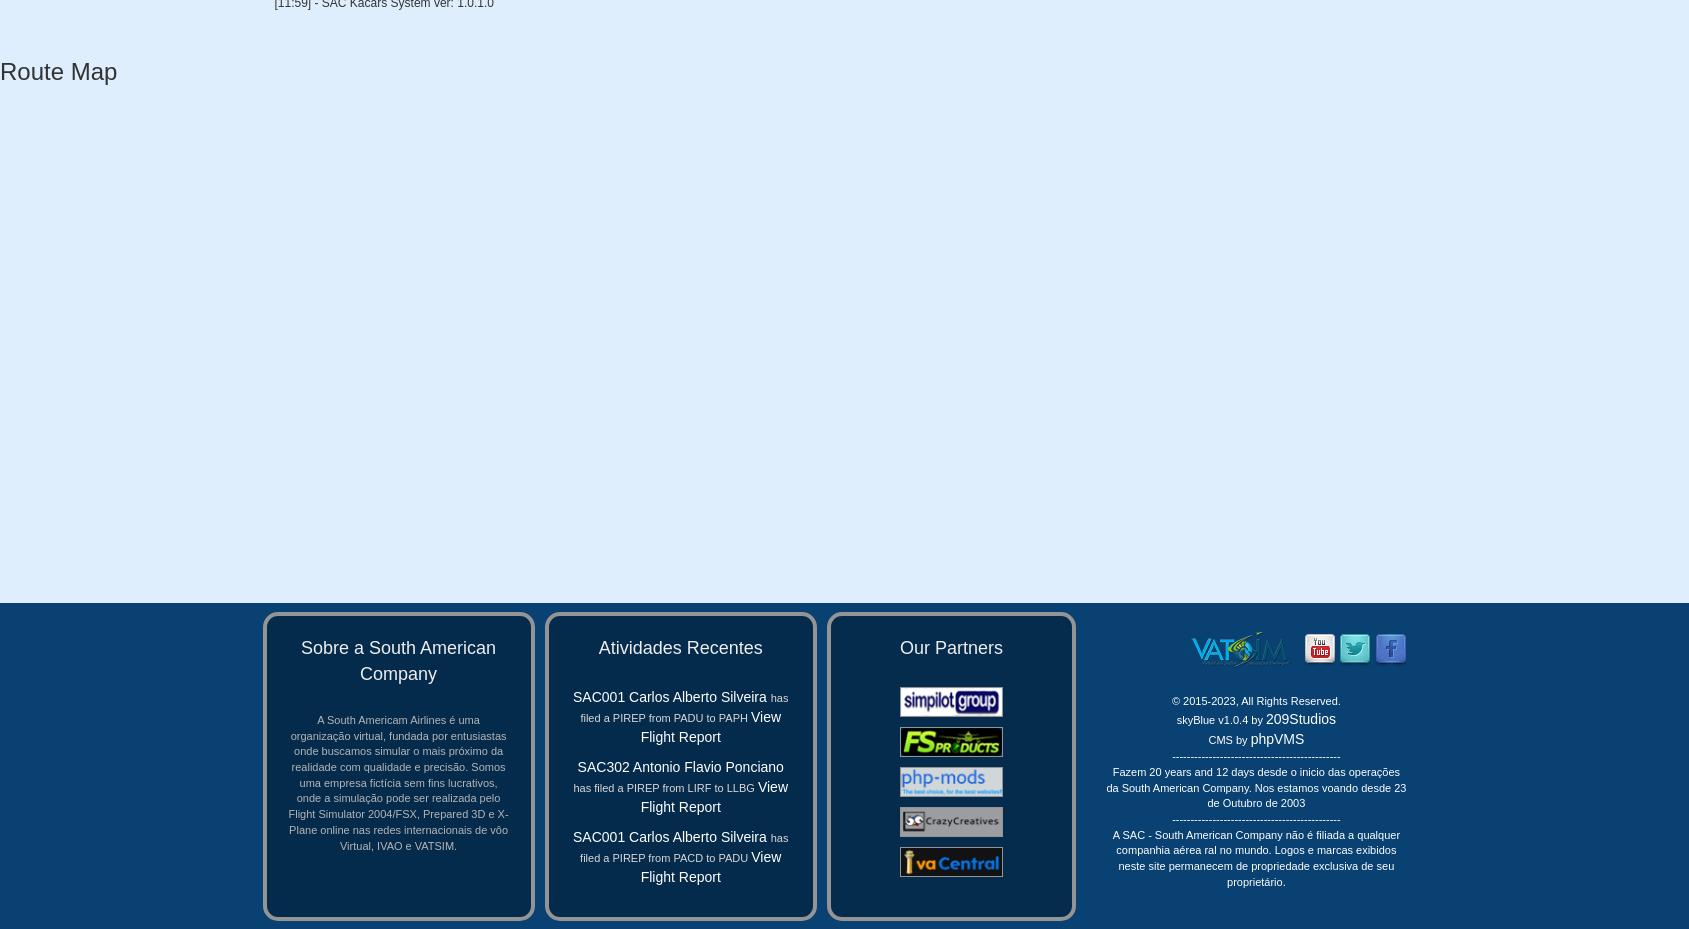 The height and width of the screenshot is (929, 1689). I want to click on 'A SAC - South American Company não é filiada a qualquer companhia 
			aérea ral no mundo. Logos e marcas exibidos neste site permanecem de 
			propriedade exclusiva de seu proprietário.', so click(1255, 857).